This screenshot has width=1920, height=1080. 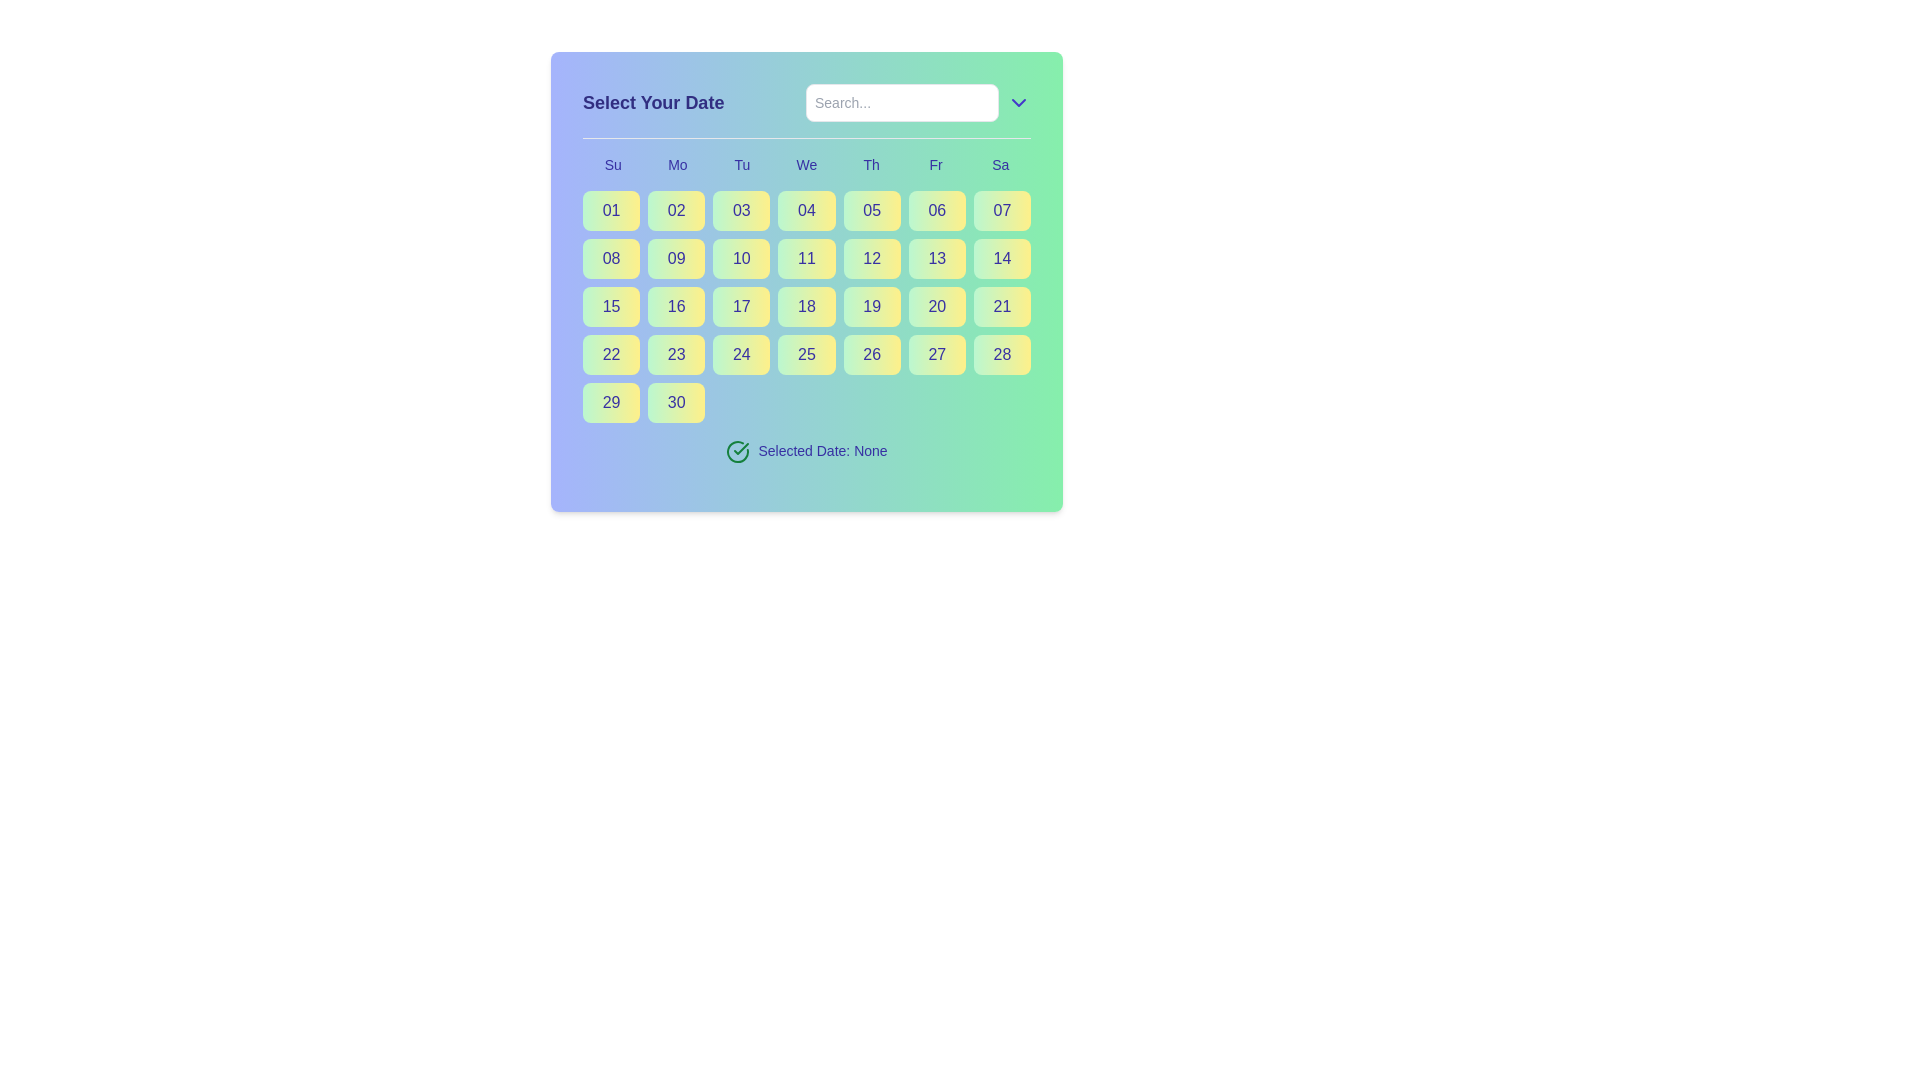 I want to click on the Friday text label, which is the sixth item in a horizontal grid of day abbreviations, positioned between 'Th' and 'Sa', so click(x=935, y=164).